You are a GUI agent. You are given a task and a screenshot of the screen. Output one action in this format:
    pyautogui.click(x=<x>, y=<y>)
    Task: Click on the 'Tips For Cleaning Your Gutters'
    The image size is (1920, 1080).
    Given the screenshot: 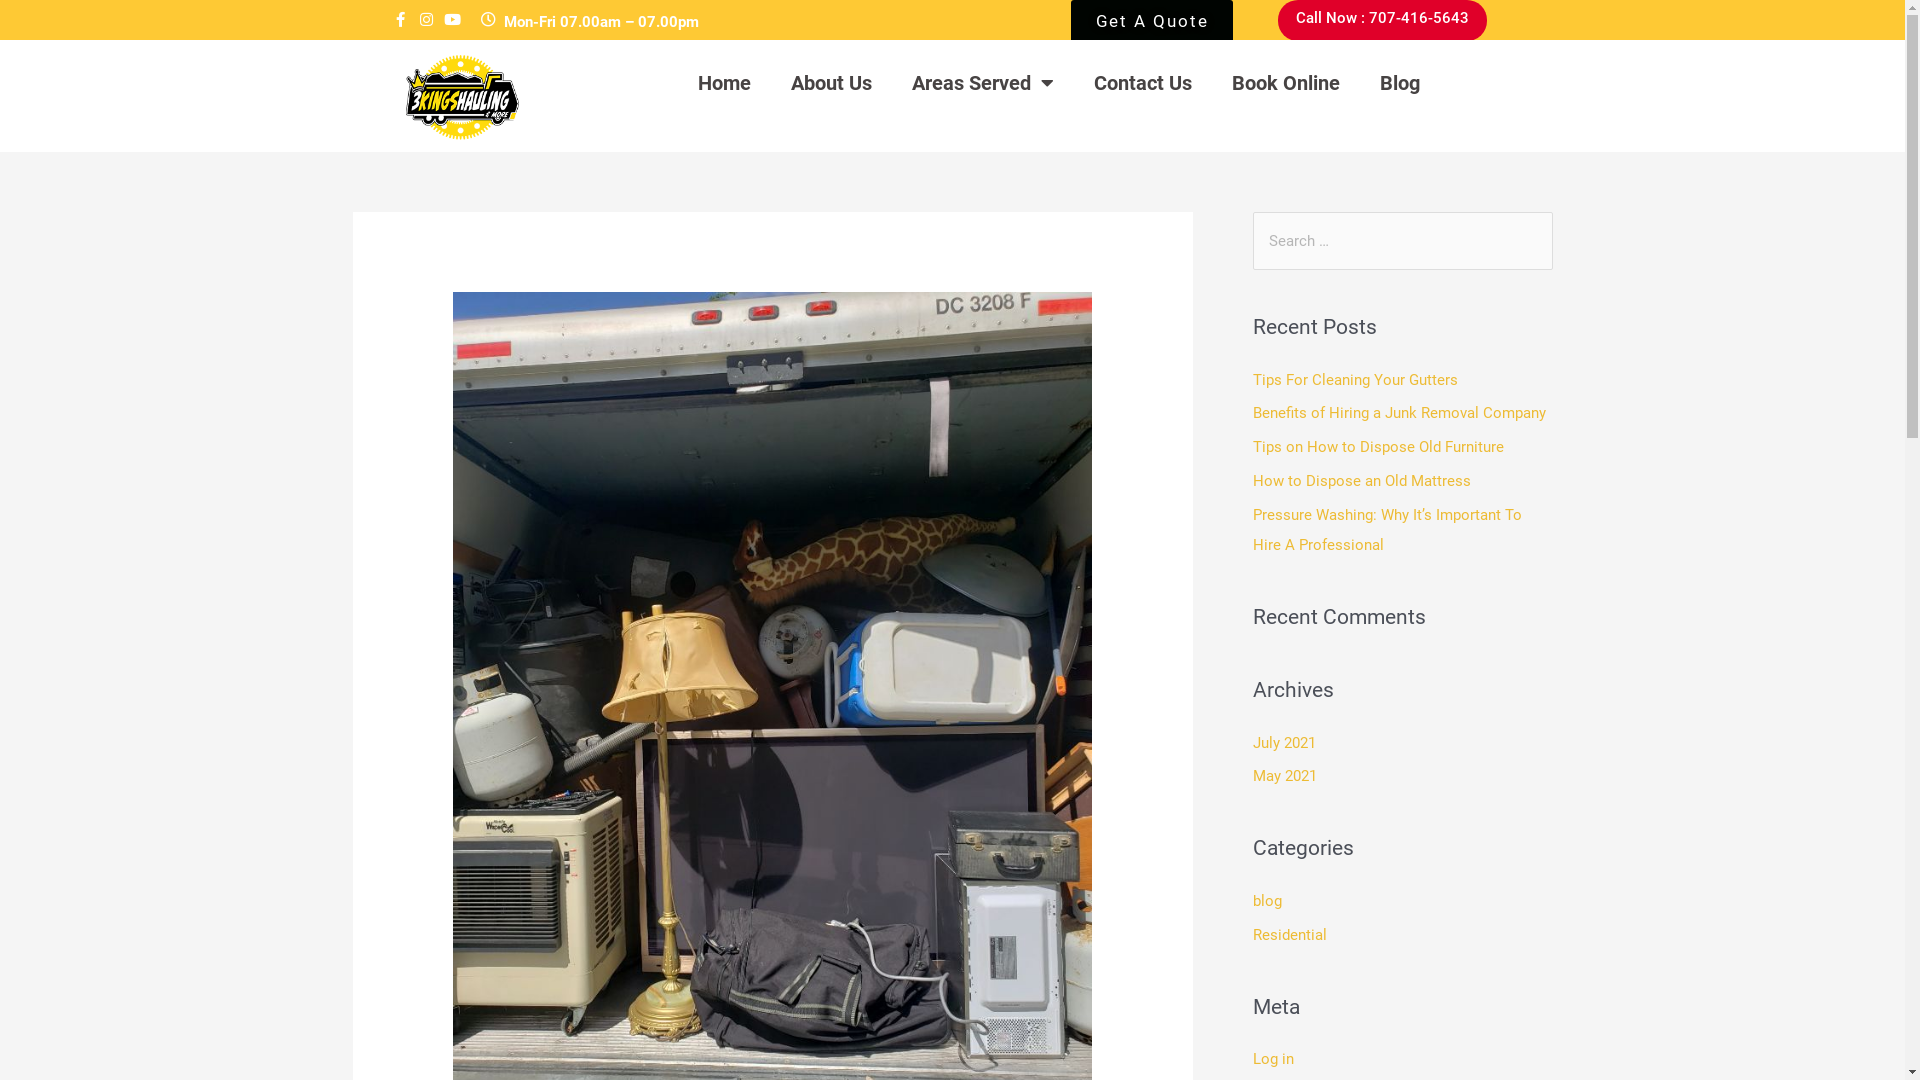 What is the action you would take?
    pyautogui.click(x=1251, y=380)
    